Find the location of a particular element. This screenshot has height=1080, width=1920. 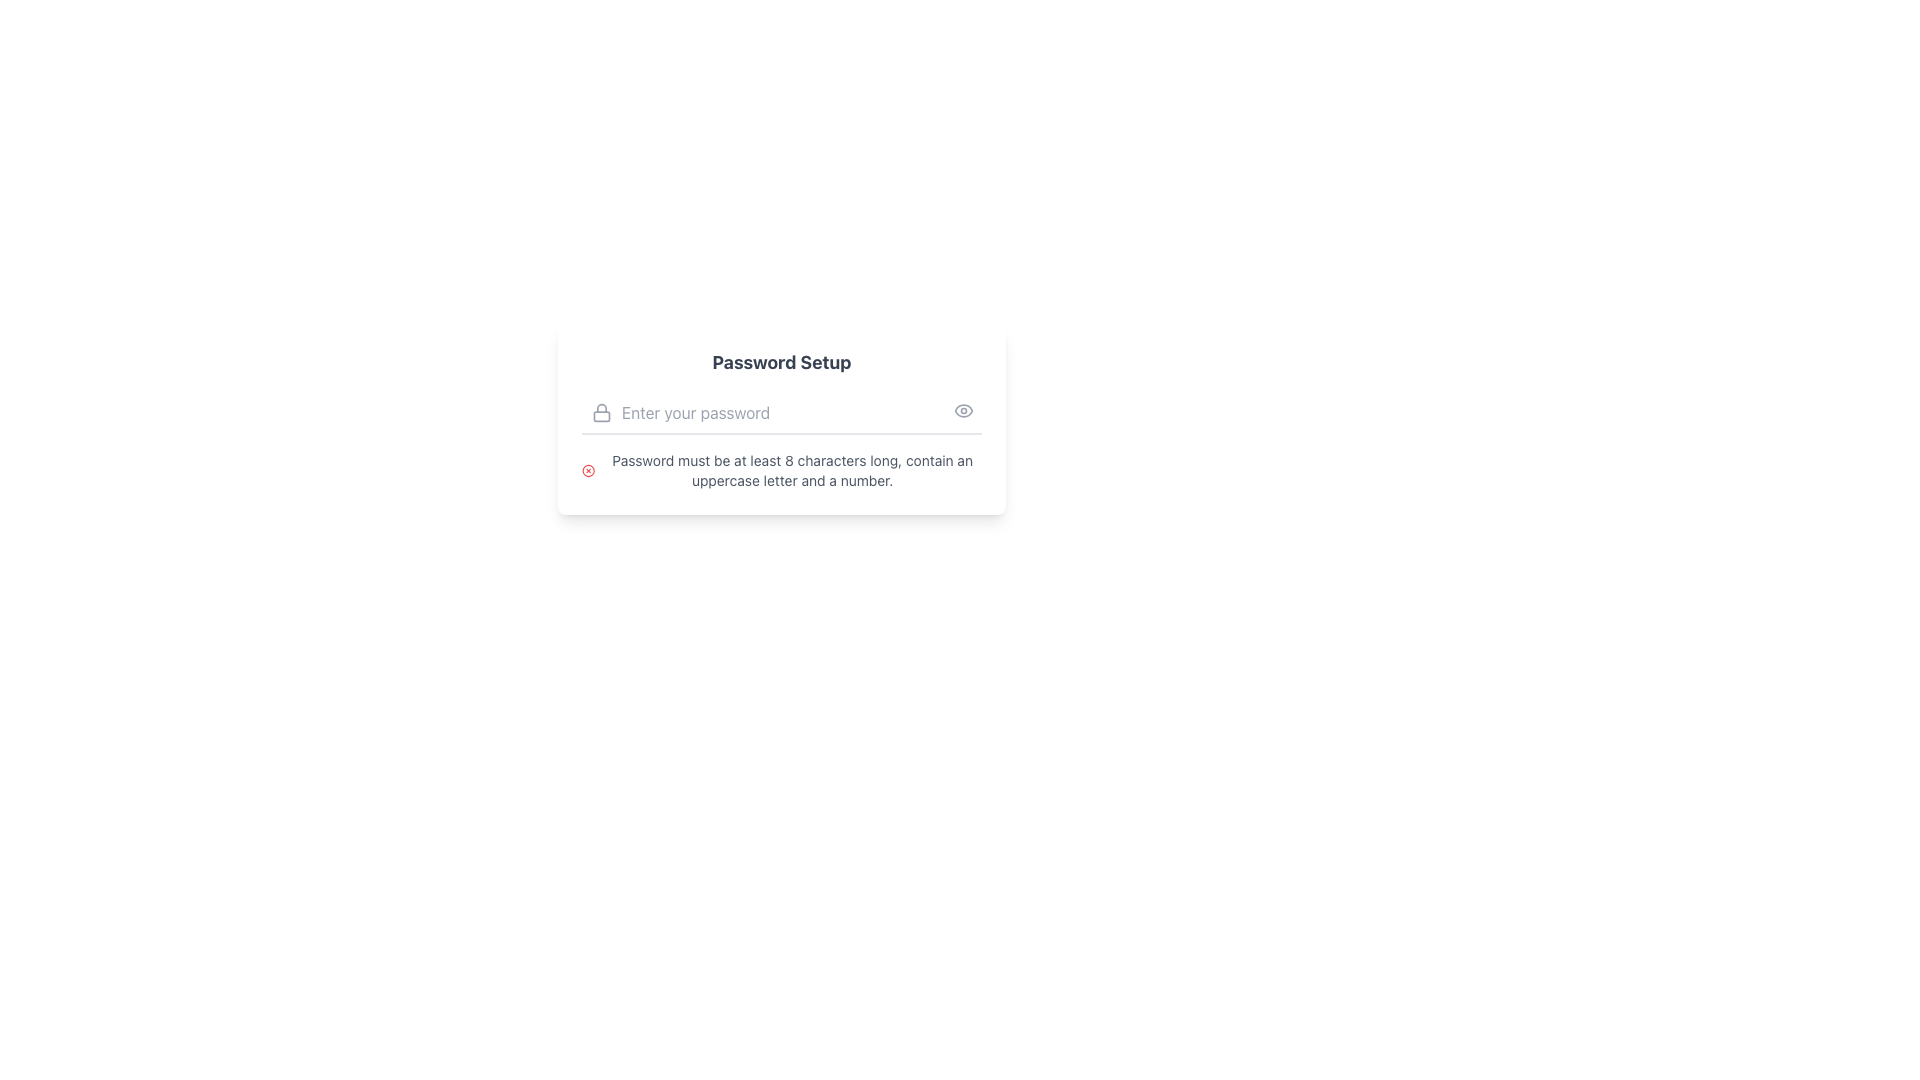

the lock-shaped icon located near the top-left corner of the password input field is located at coordinates (600, 411).